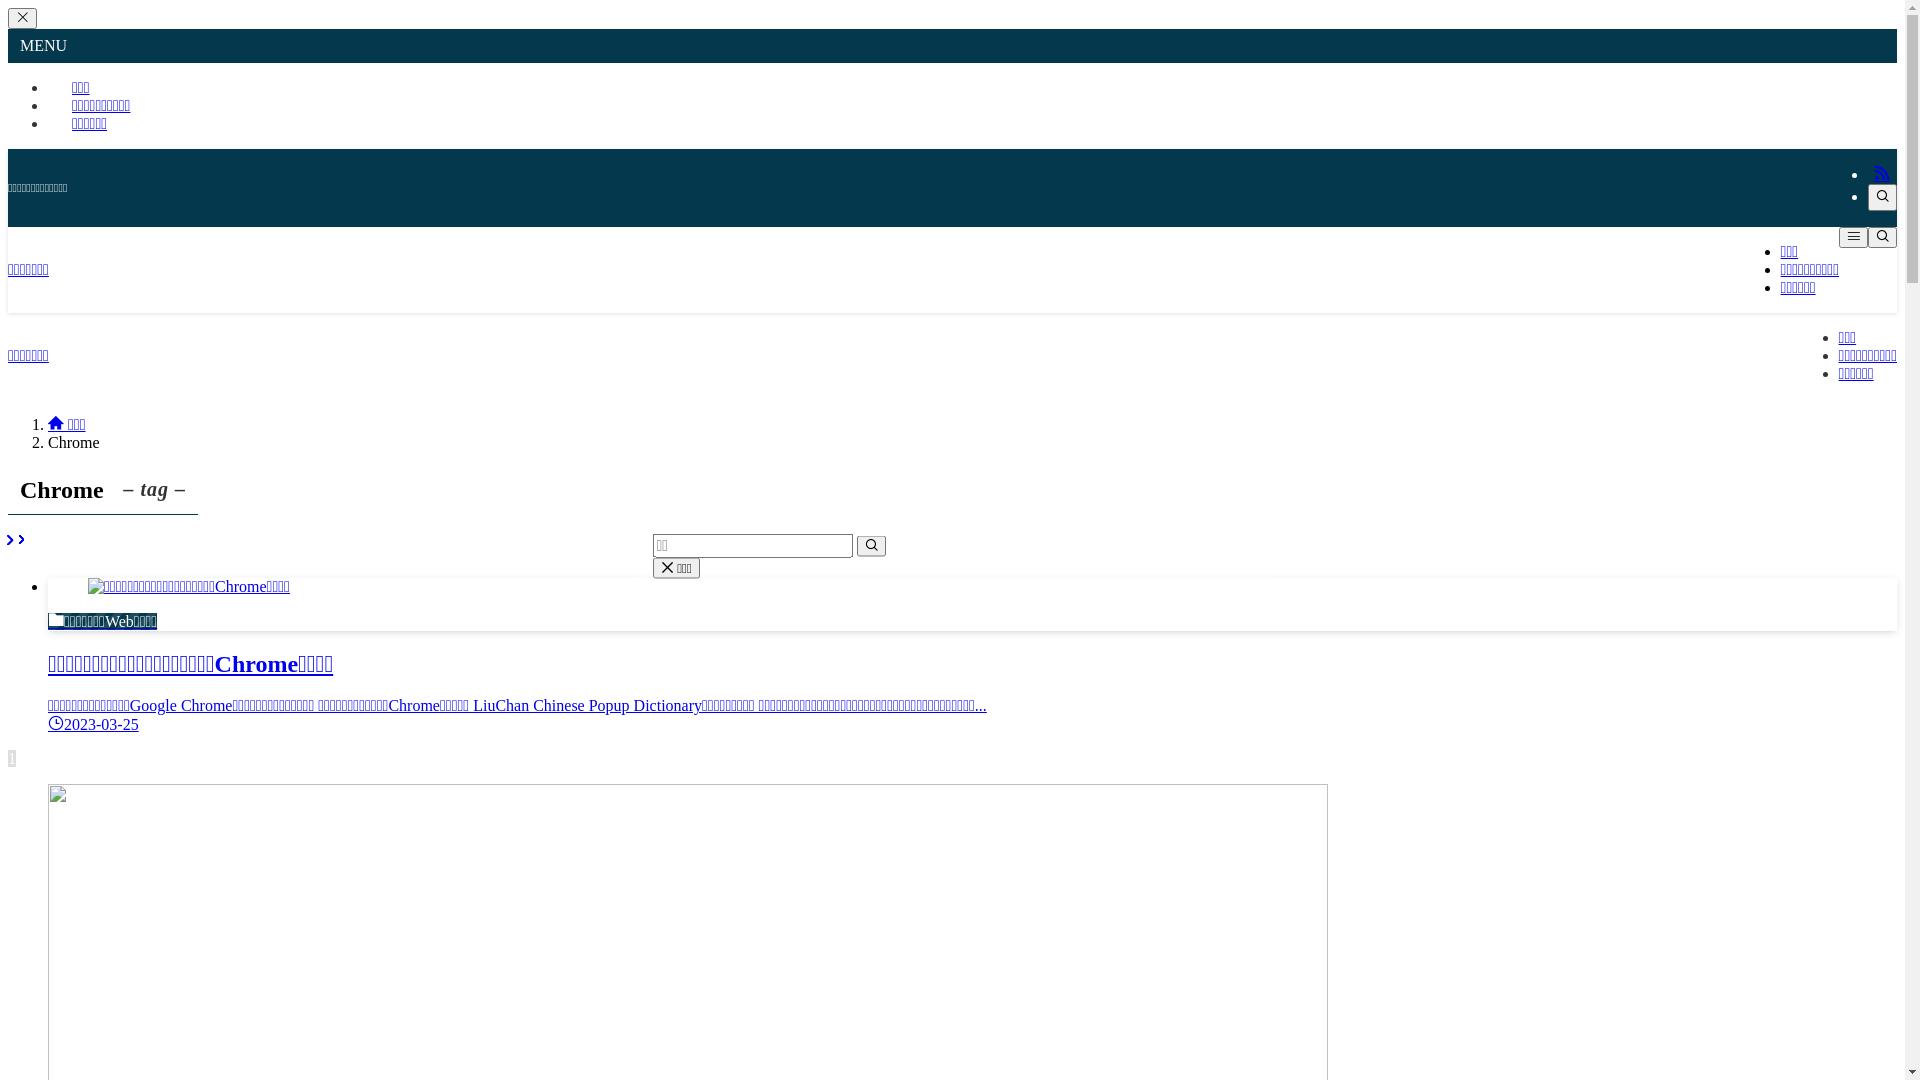  Describe the element at coordinates (855, 546) in the screenshot. I see `'search'` at that location.